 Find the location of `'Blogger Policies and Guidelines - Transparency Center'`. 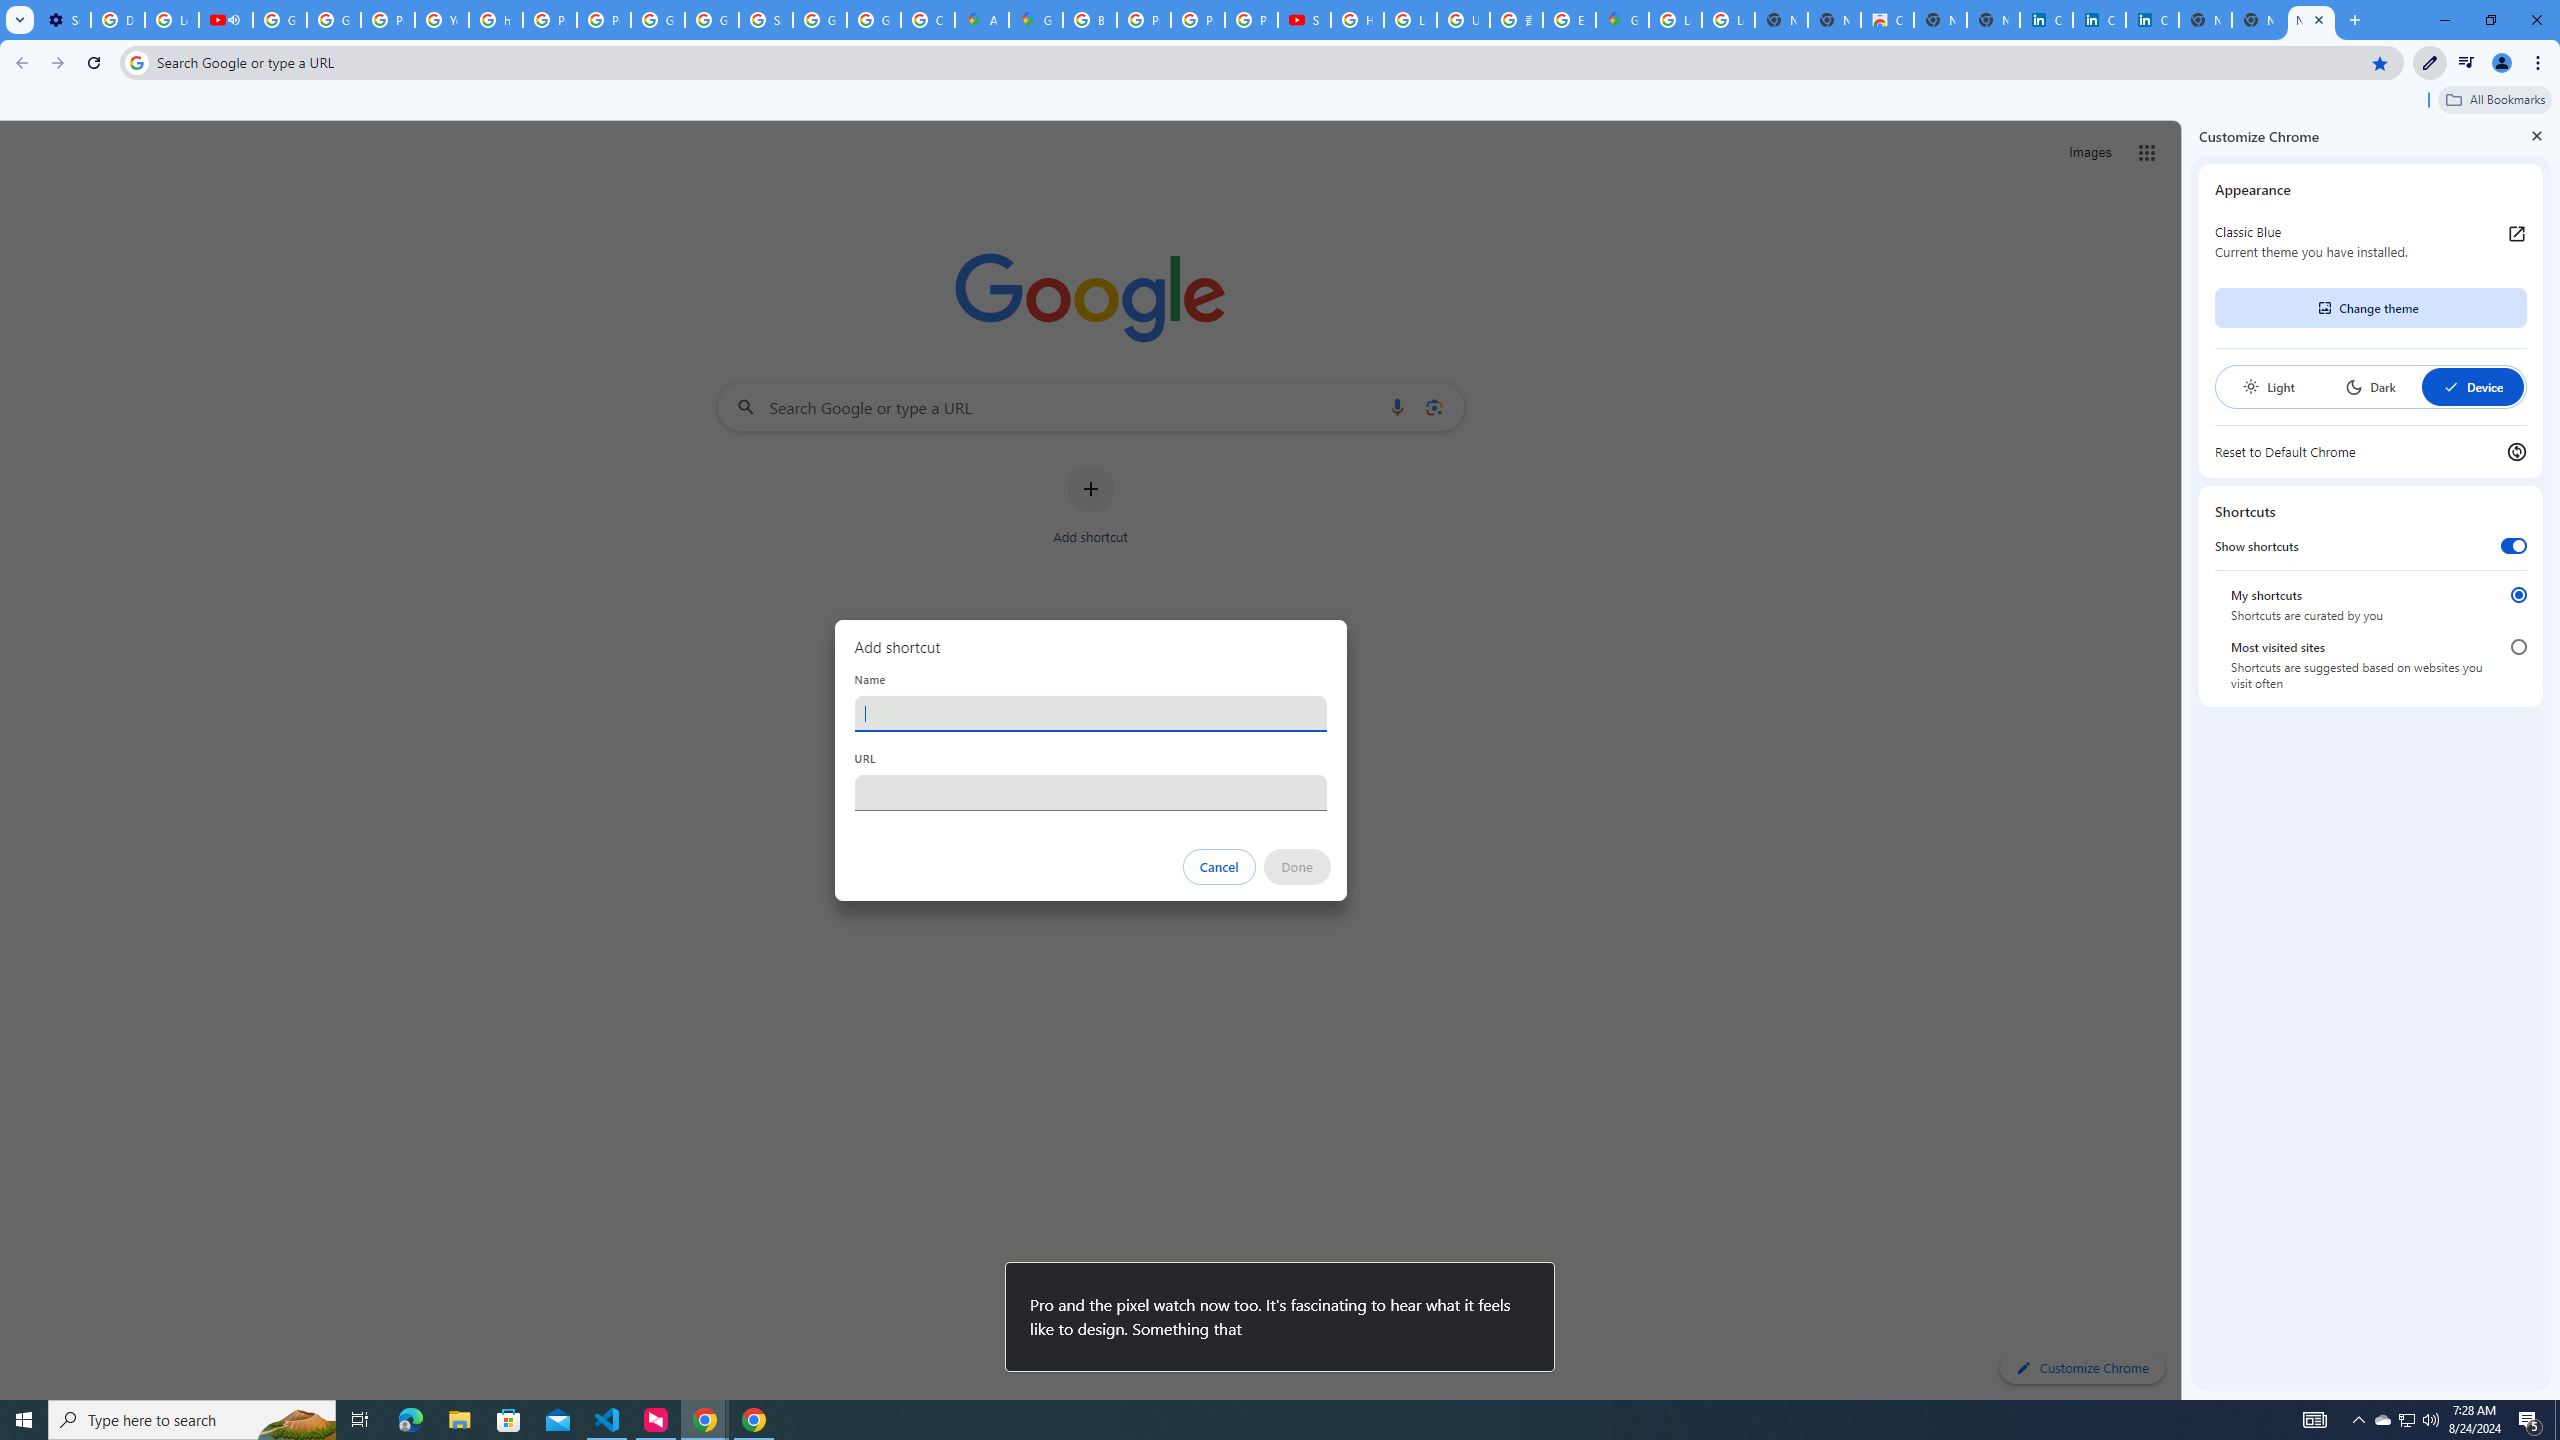

'Blogger Policies and Guidelines - Transparency Center' is located at coordinates (1089, 19).